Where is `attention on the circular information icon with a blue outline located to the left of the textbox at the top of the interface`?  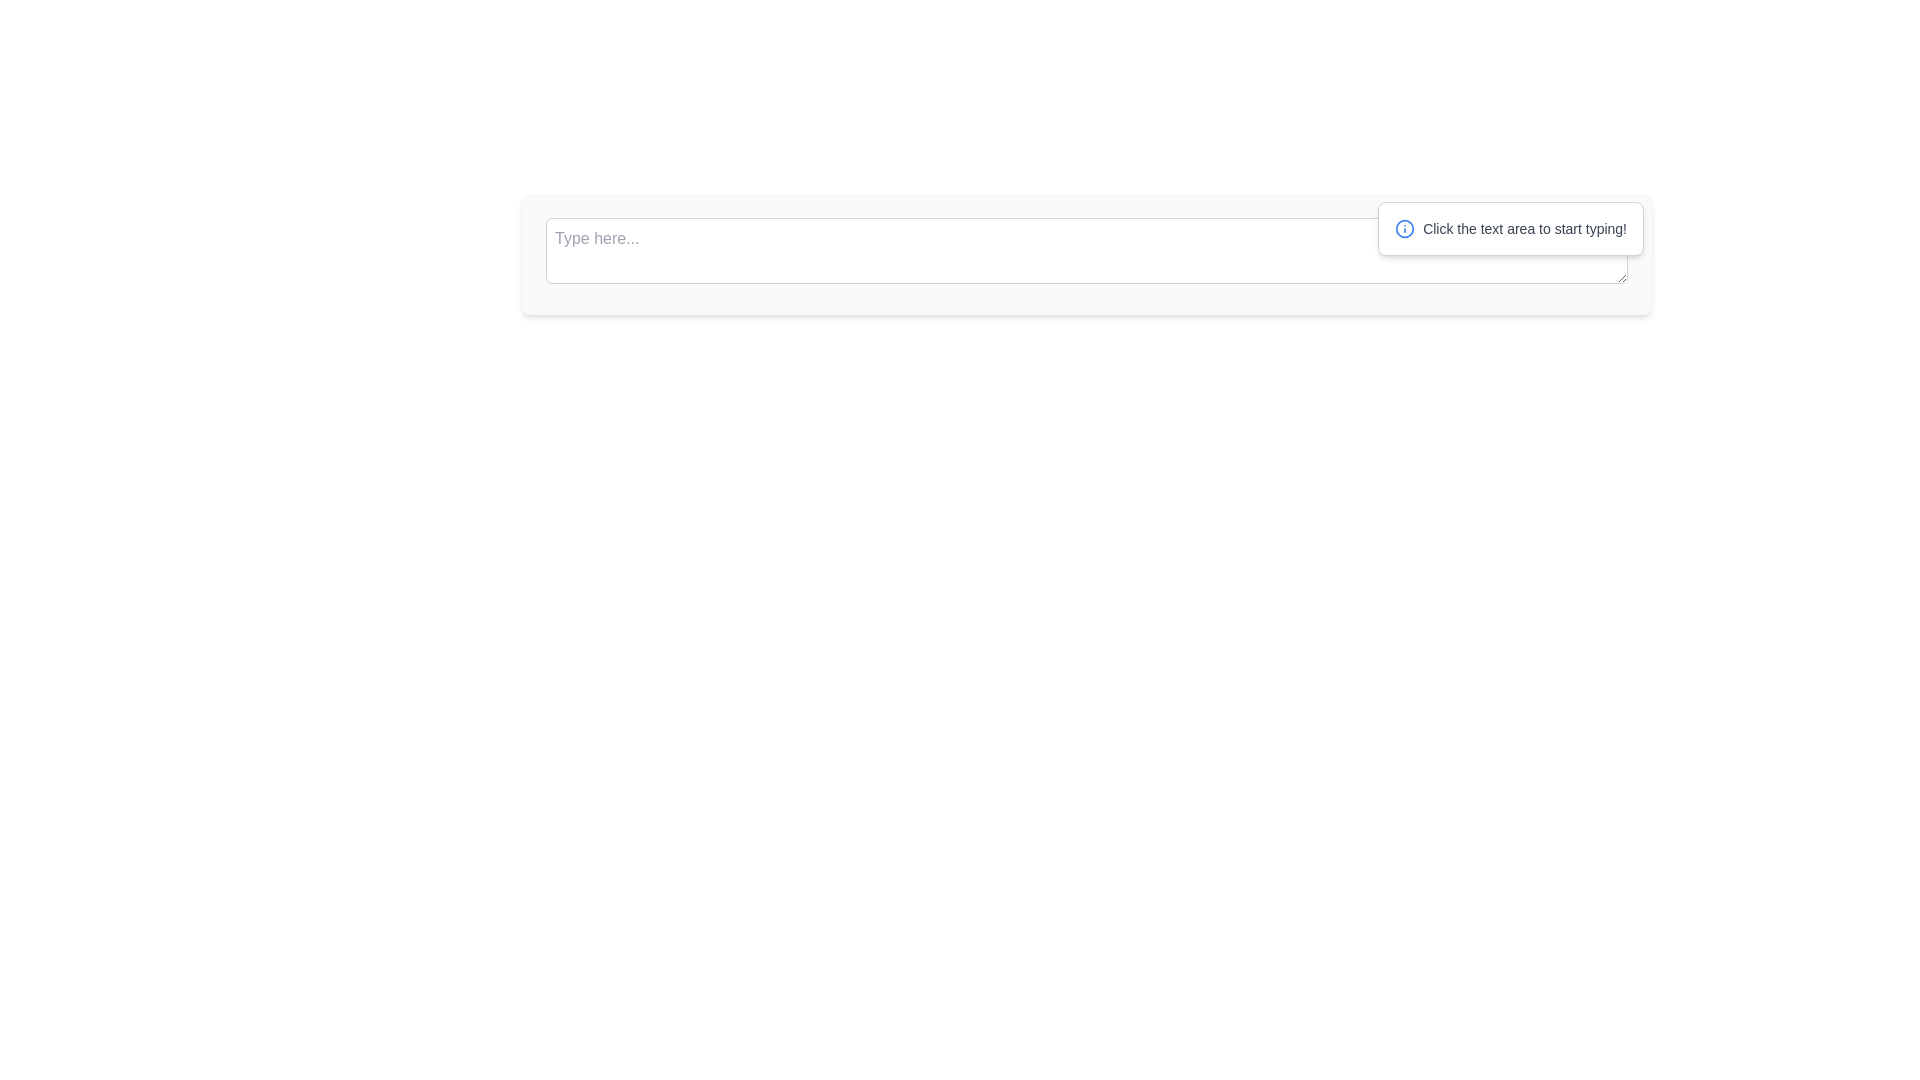
attention on the circular information icon with a blue outline located to the left of the textbox at the top of the interface is located at coordinates (1404, 227).